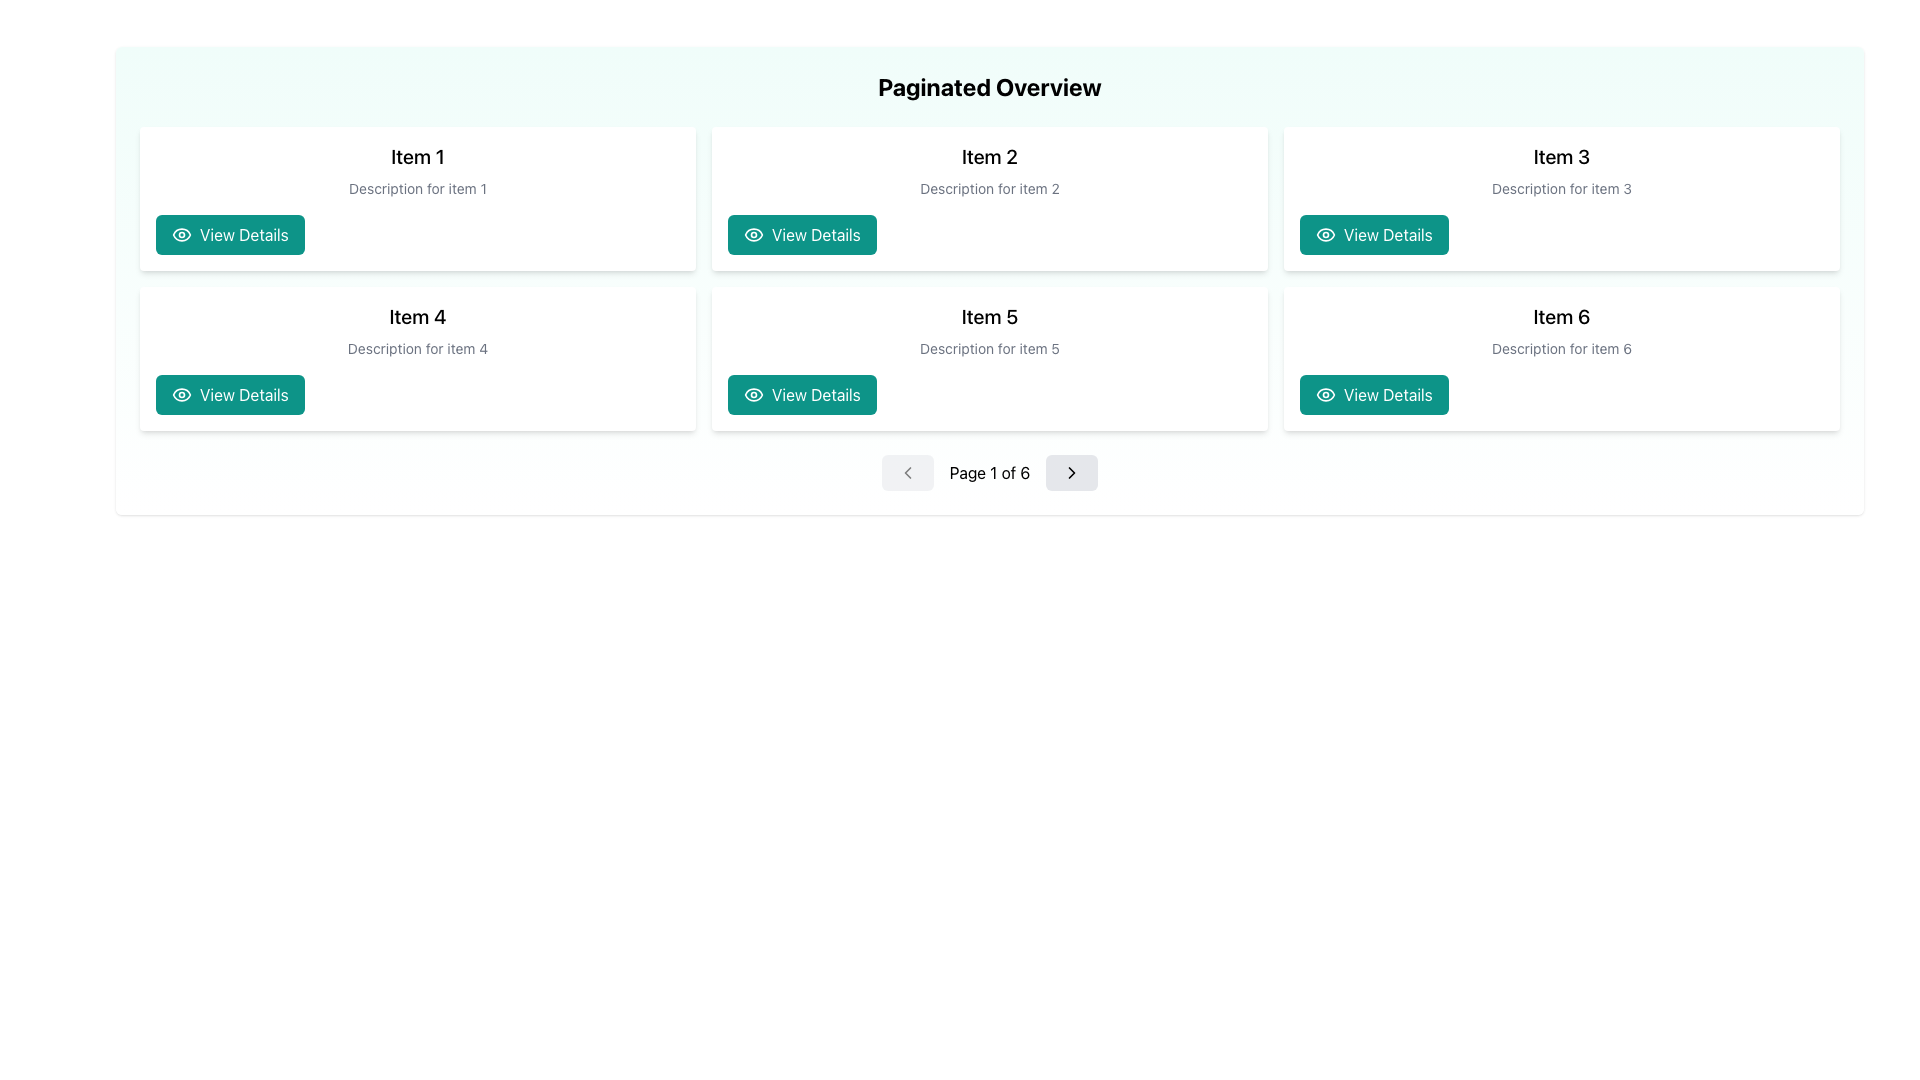 The width and height of the screenshot is (1920, 1080). I want to click on the right-pointing chevron button with a light gray background located in the bottom navigation bar, positioned to the right of 'Page 1 of 6', to trigger hover effects, so click(1071, 473).